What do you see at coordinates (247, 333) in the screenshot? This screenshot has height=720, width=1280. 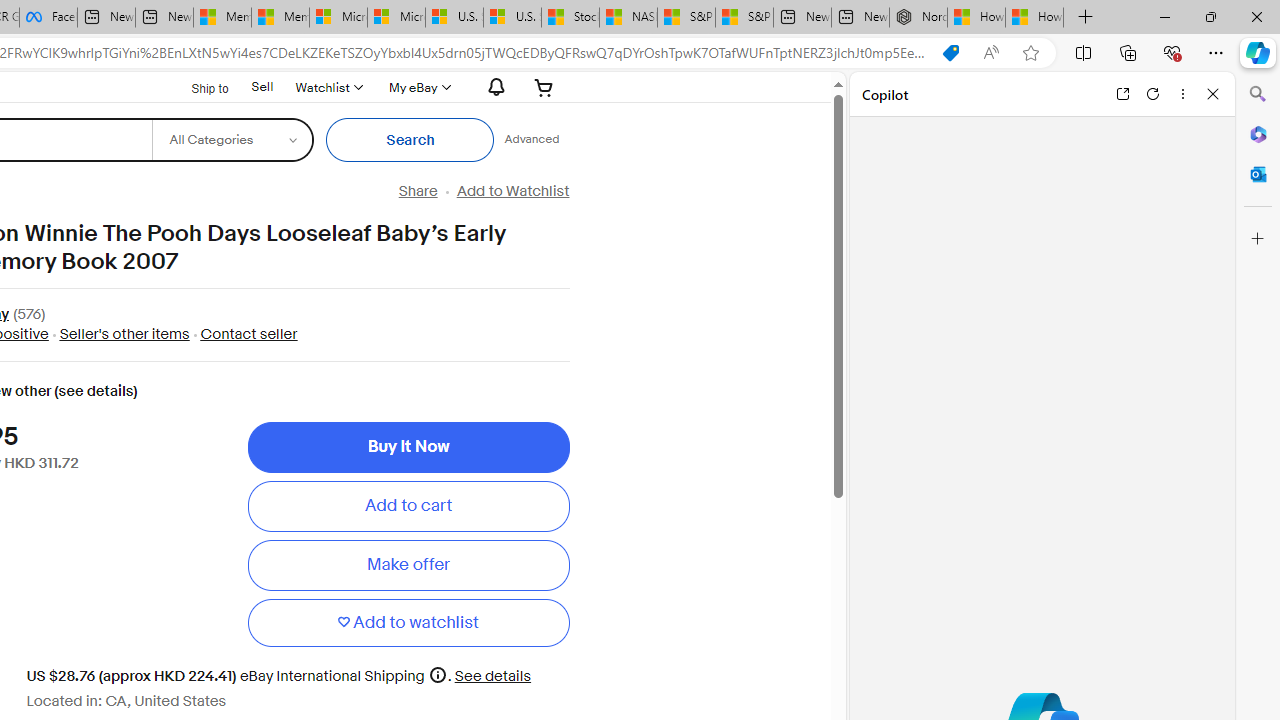 I see `'Contact seller'` at bounding box center [247, 333].